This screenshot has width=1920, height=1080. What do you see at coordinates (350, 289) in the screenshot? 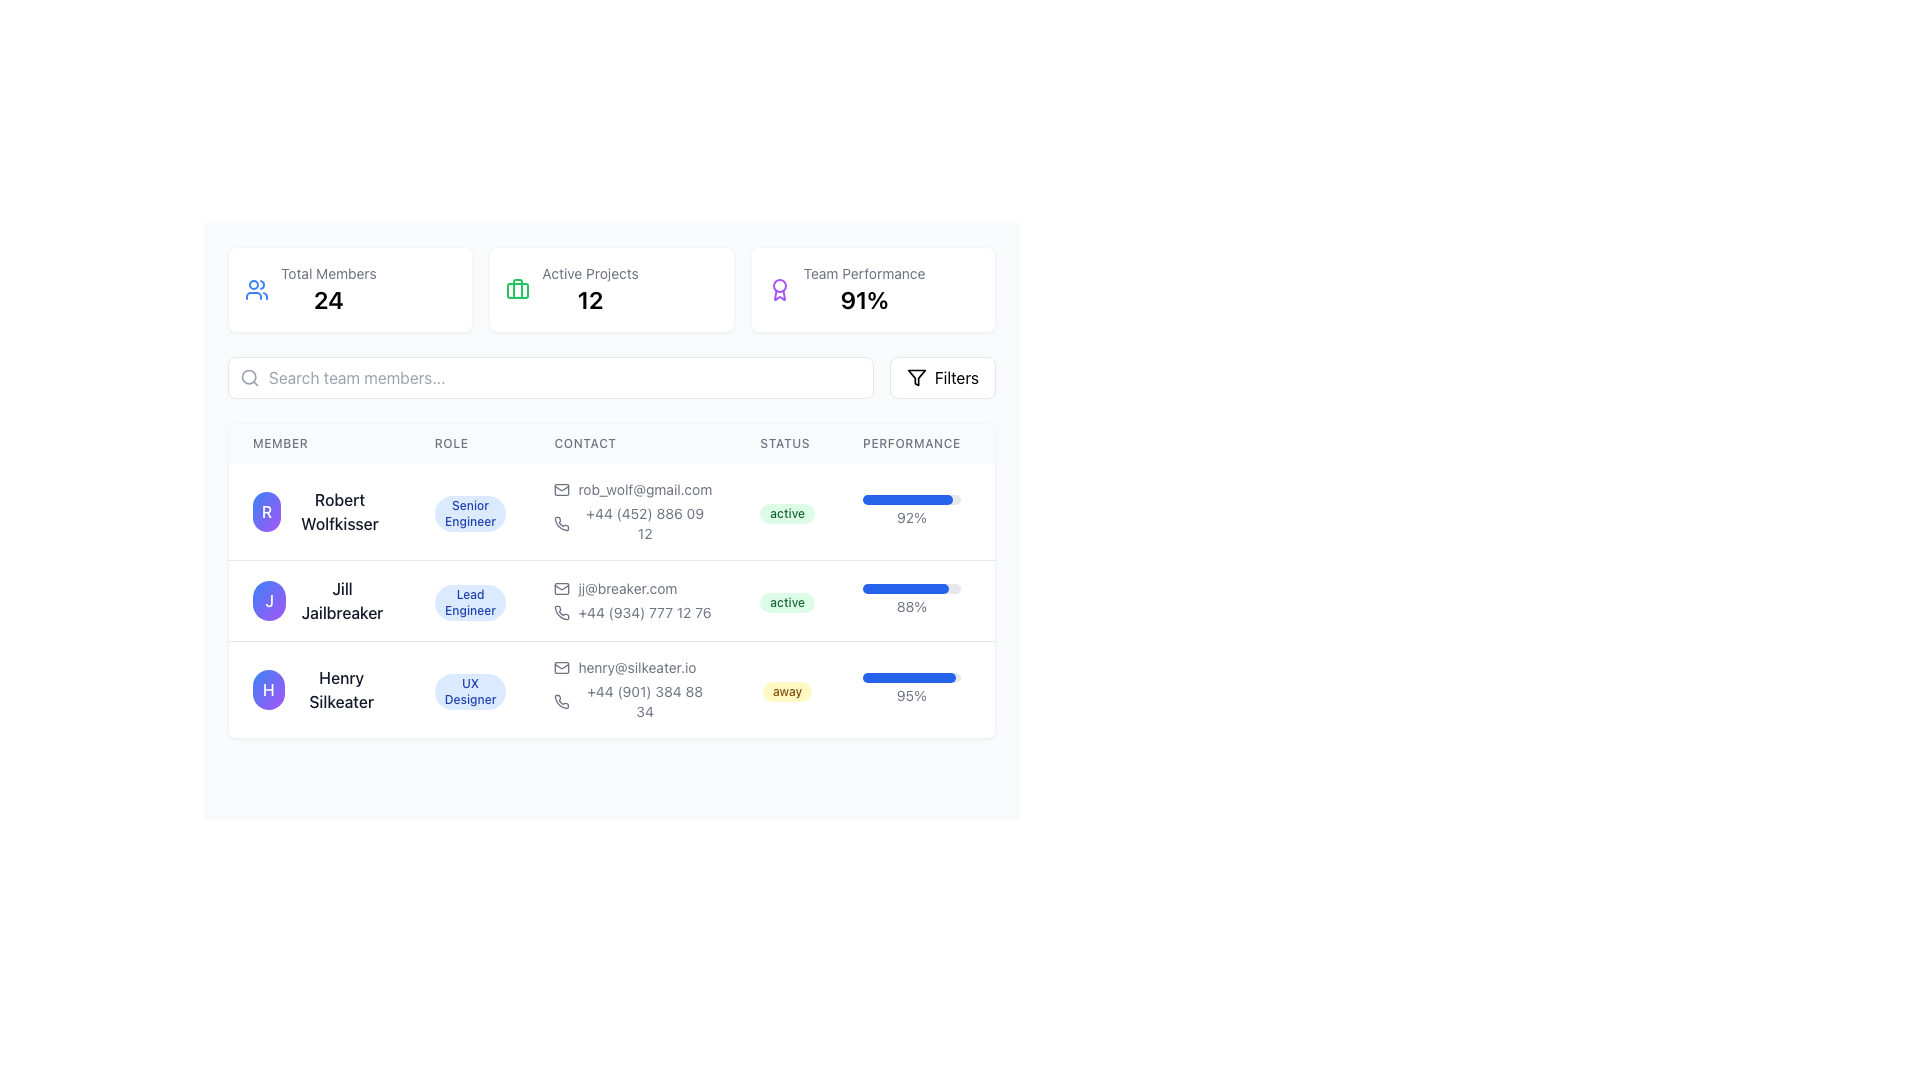
I see `the Information card that displays an overview of the total number of members, located in the top-left section of the row of cards, adjacent to the 'Active Projects' card` at bounding box center [350, 289].